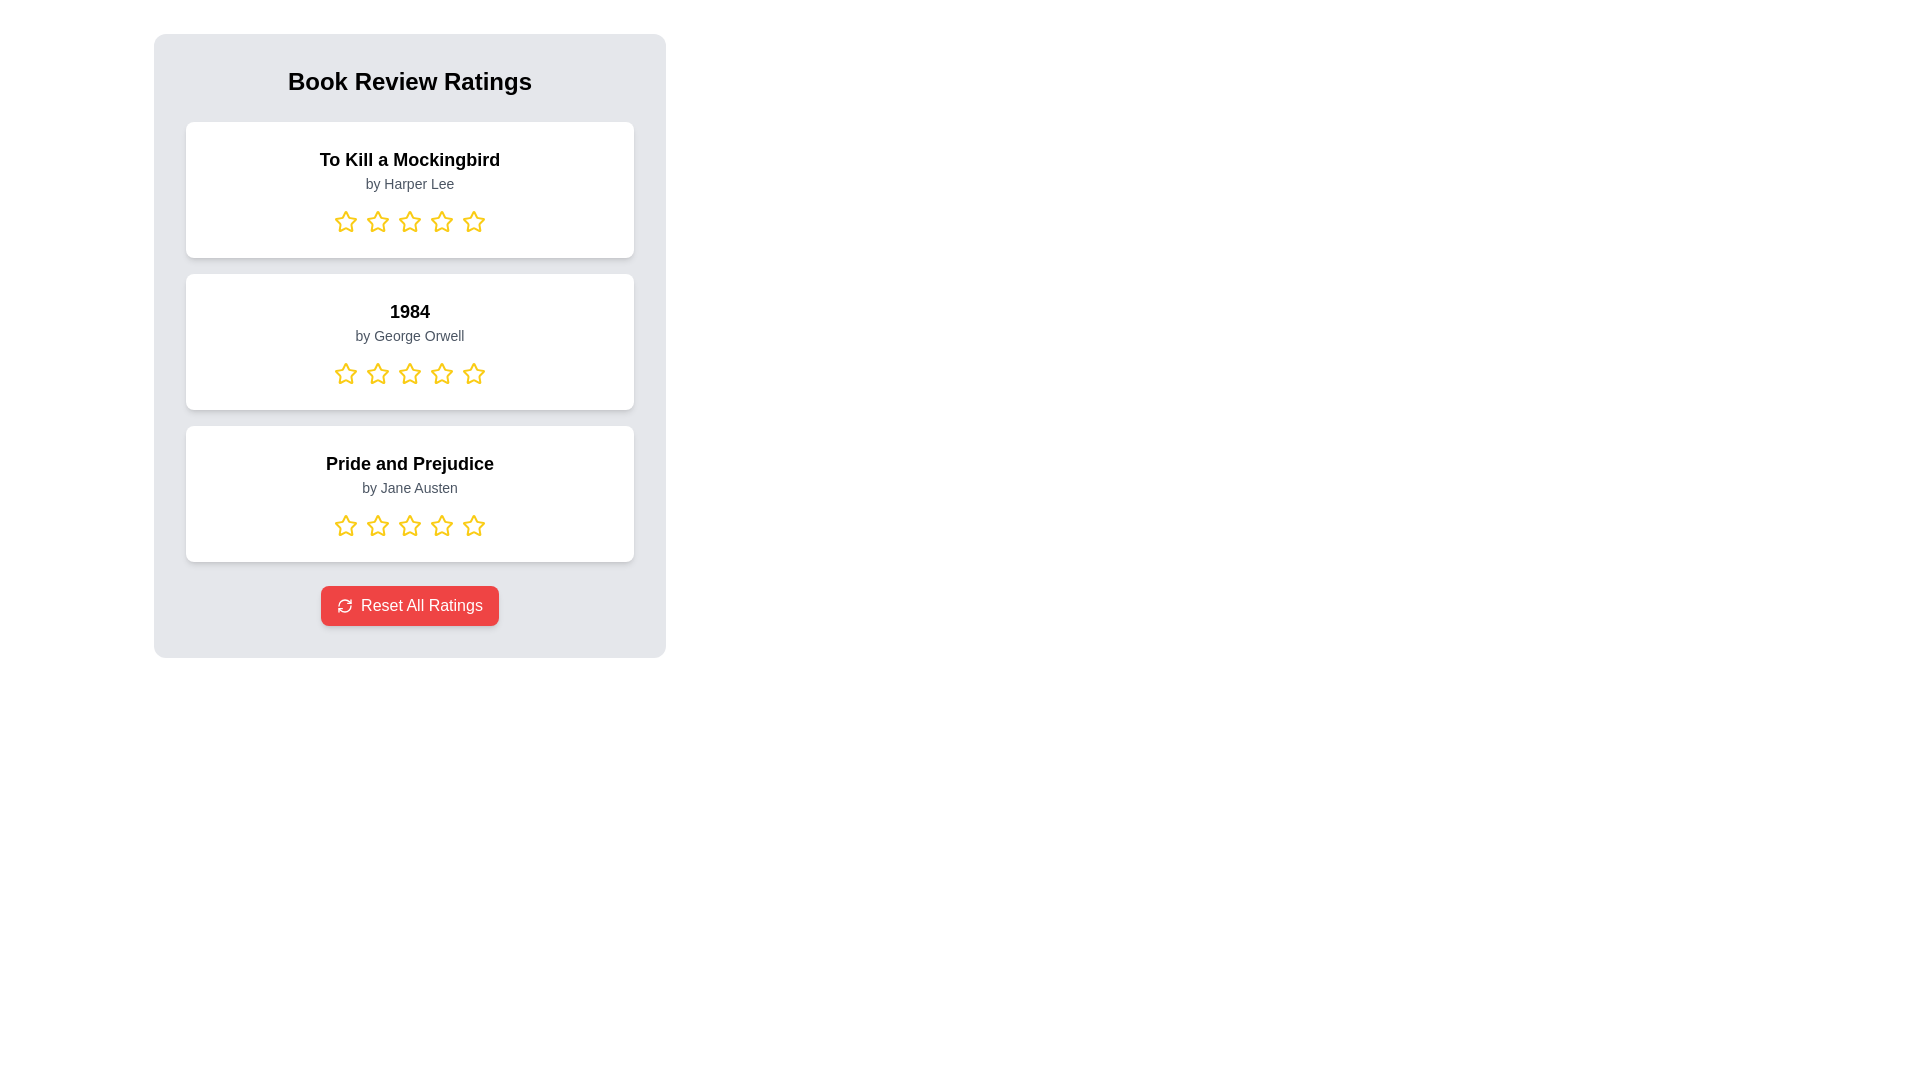 This screenshot has height=1080, width=1920. I want to click on the 'Reset All Ratings' button to reset all ratings, so click(408, 604).